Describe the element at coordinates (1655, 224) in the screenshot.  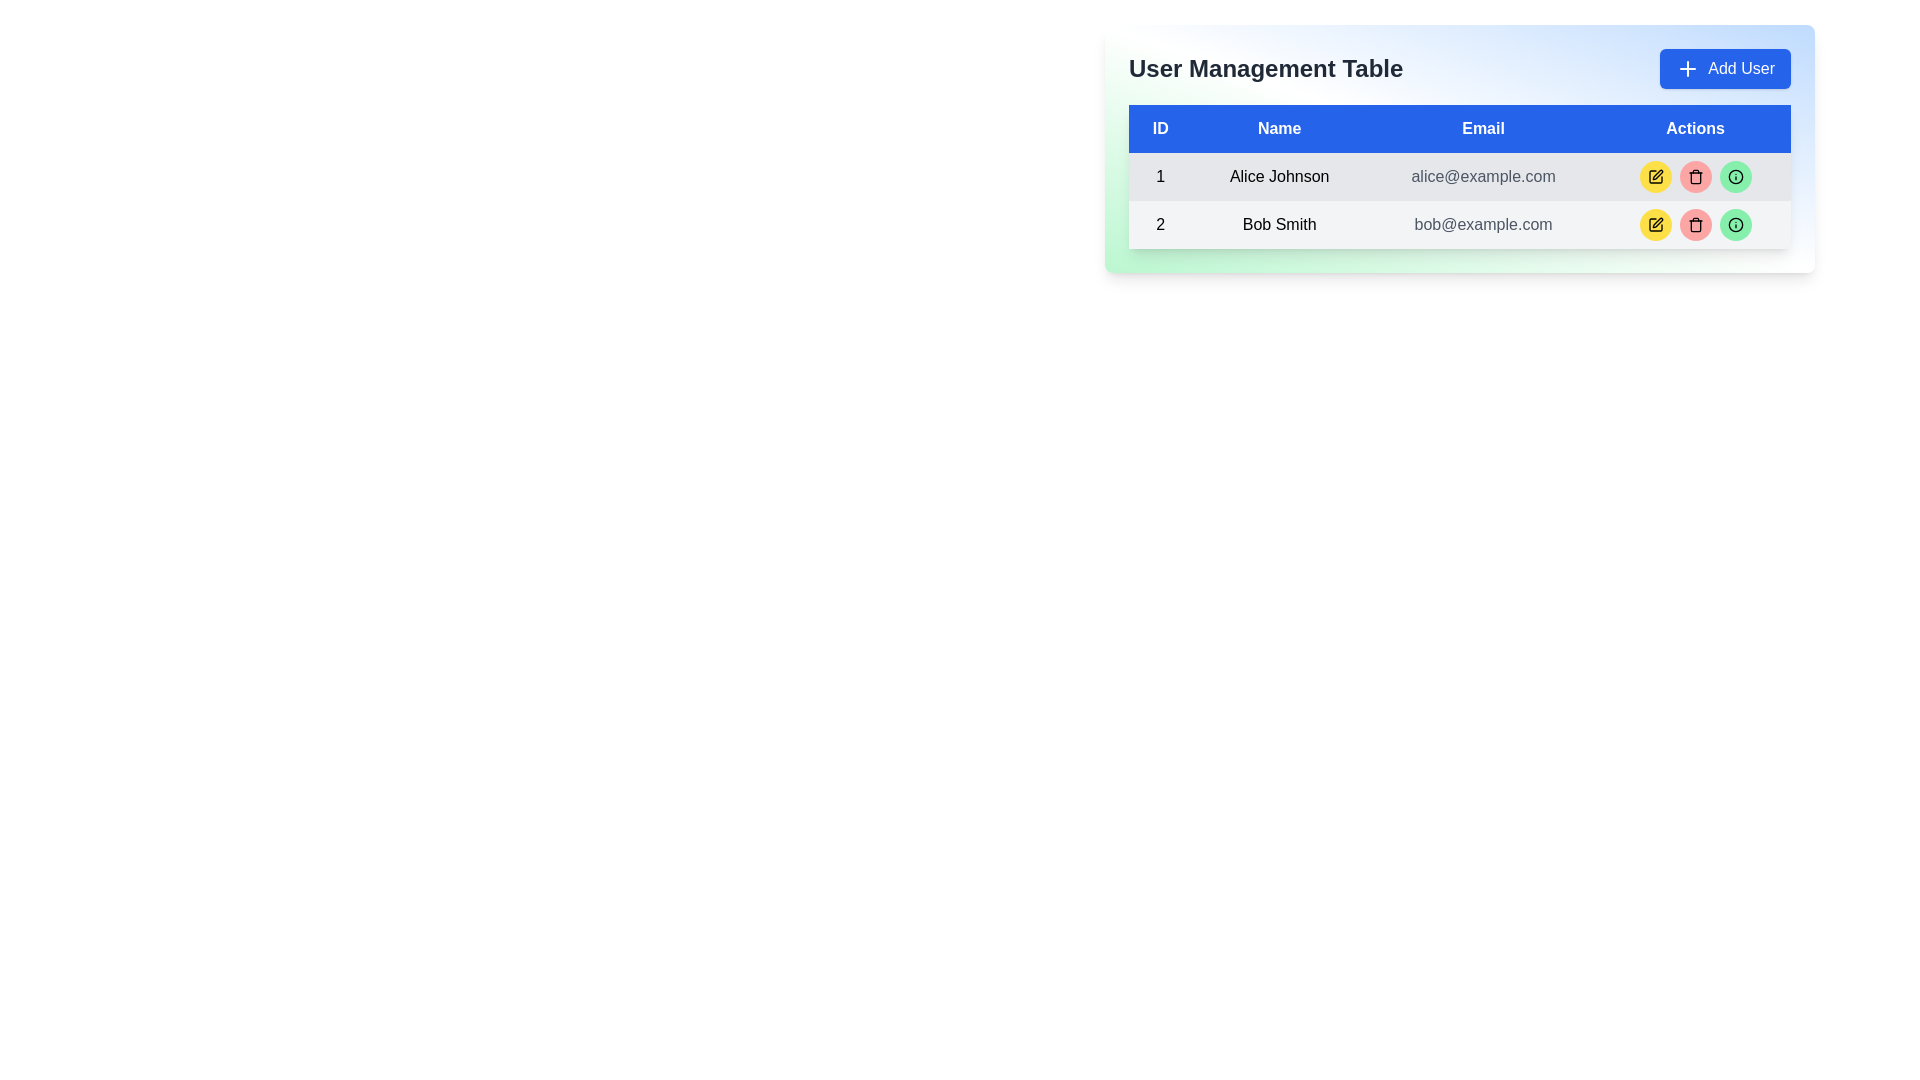
I see `the edit button in the 'Actions' column of the second row corresponding to user 'Bob Smith'` at that location.